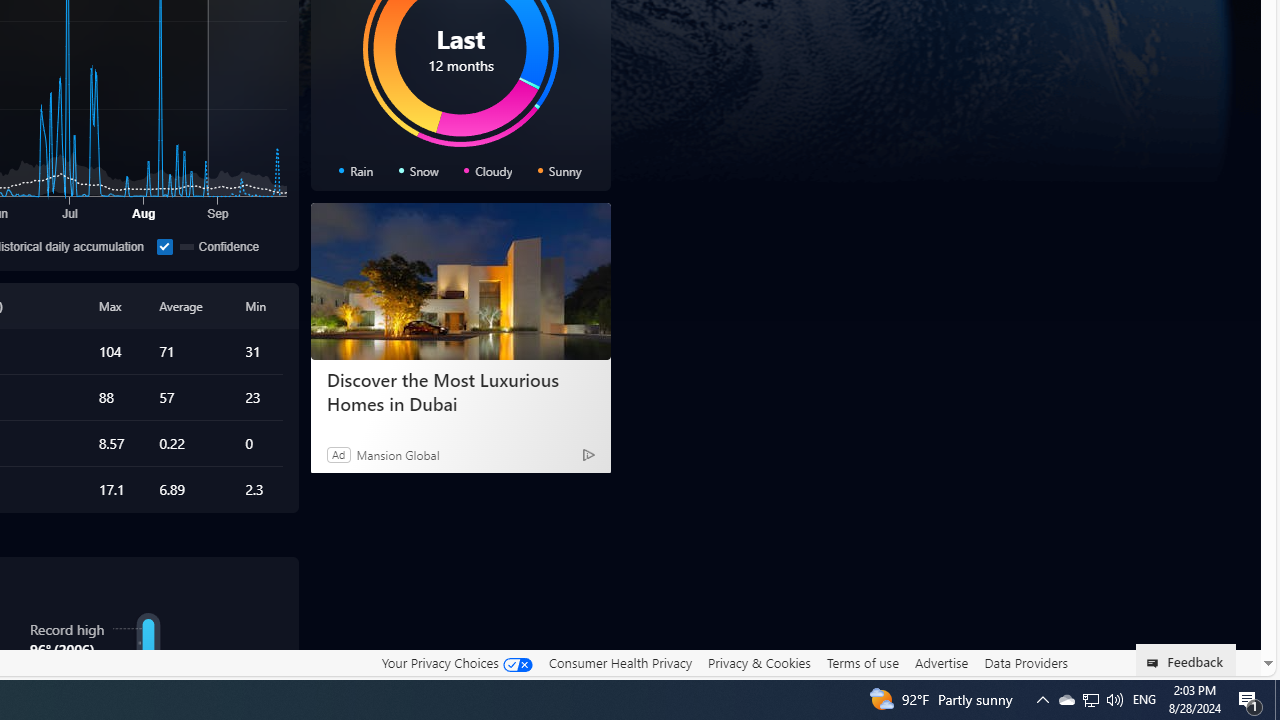 The height and width of the screenshot is (720, 1280). What do you see at coordinates (455, 663) in the screenshot?
I see `'Your Privacy Choices'` at bounding box center [455, 663].